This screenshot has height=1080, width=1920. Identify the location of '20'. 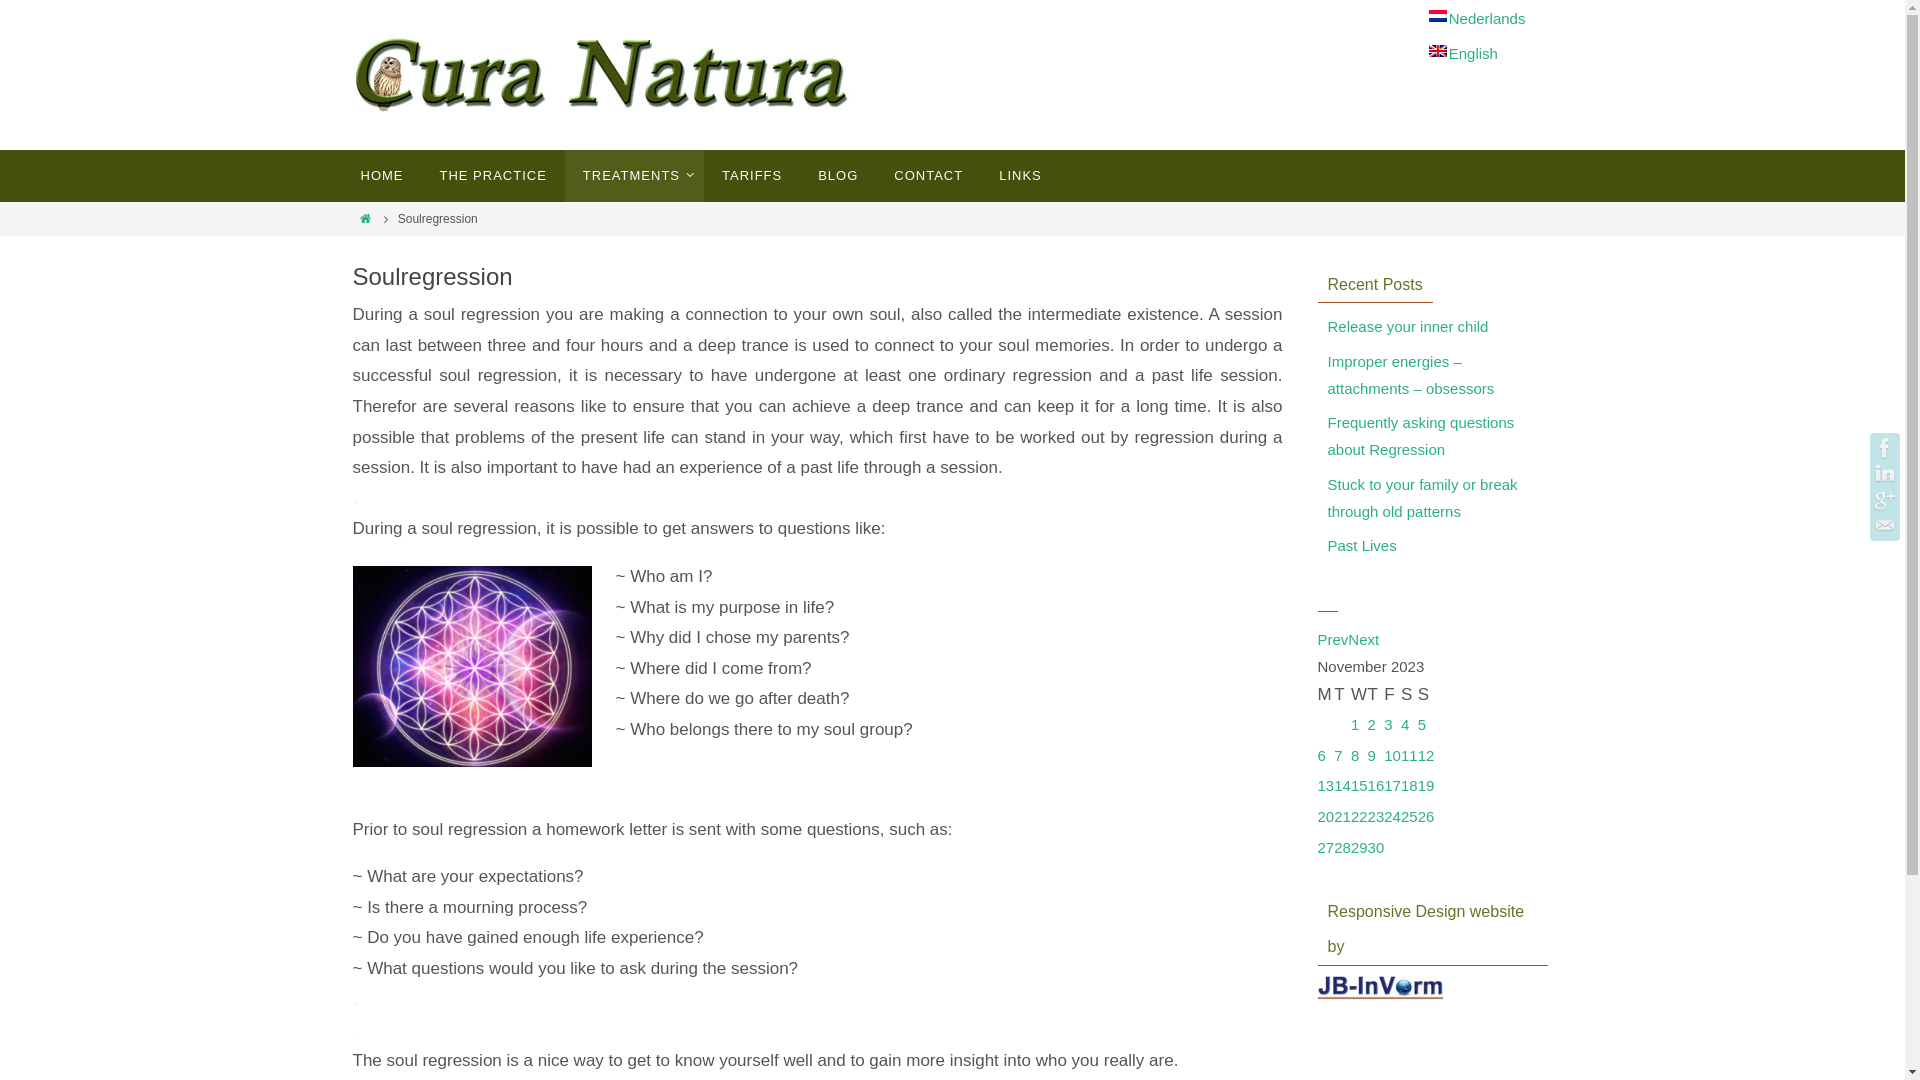
(1326, 817).